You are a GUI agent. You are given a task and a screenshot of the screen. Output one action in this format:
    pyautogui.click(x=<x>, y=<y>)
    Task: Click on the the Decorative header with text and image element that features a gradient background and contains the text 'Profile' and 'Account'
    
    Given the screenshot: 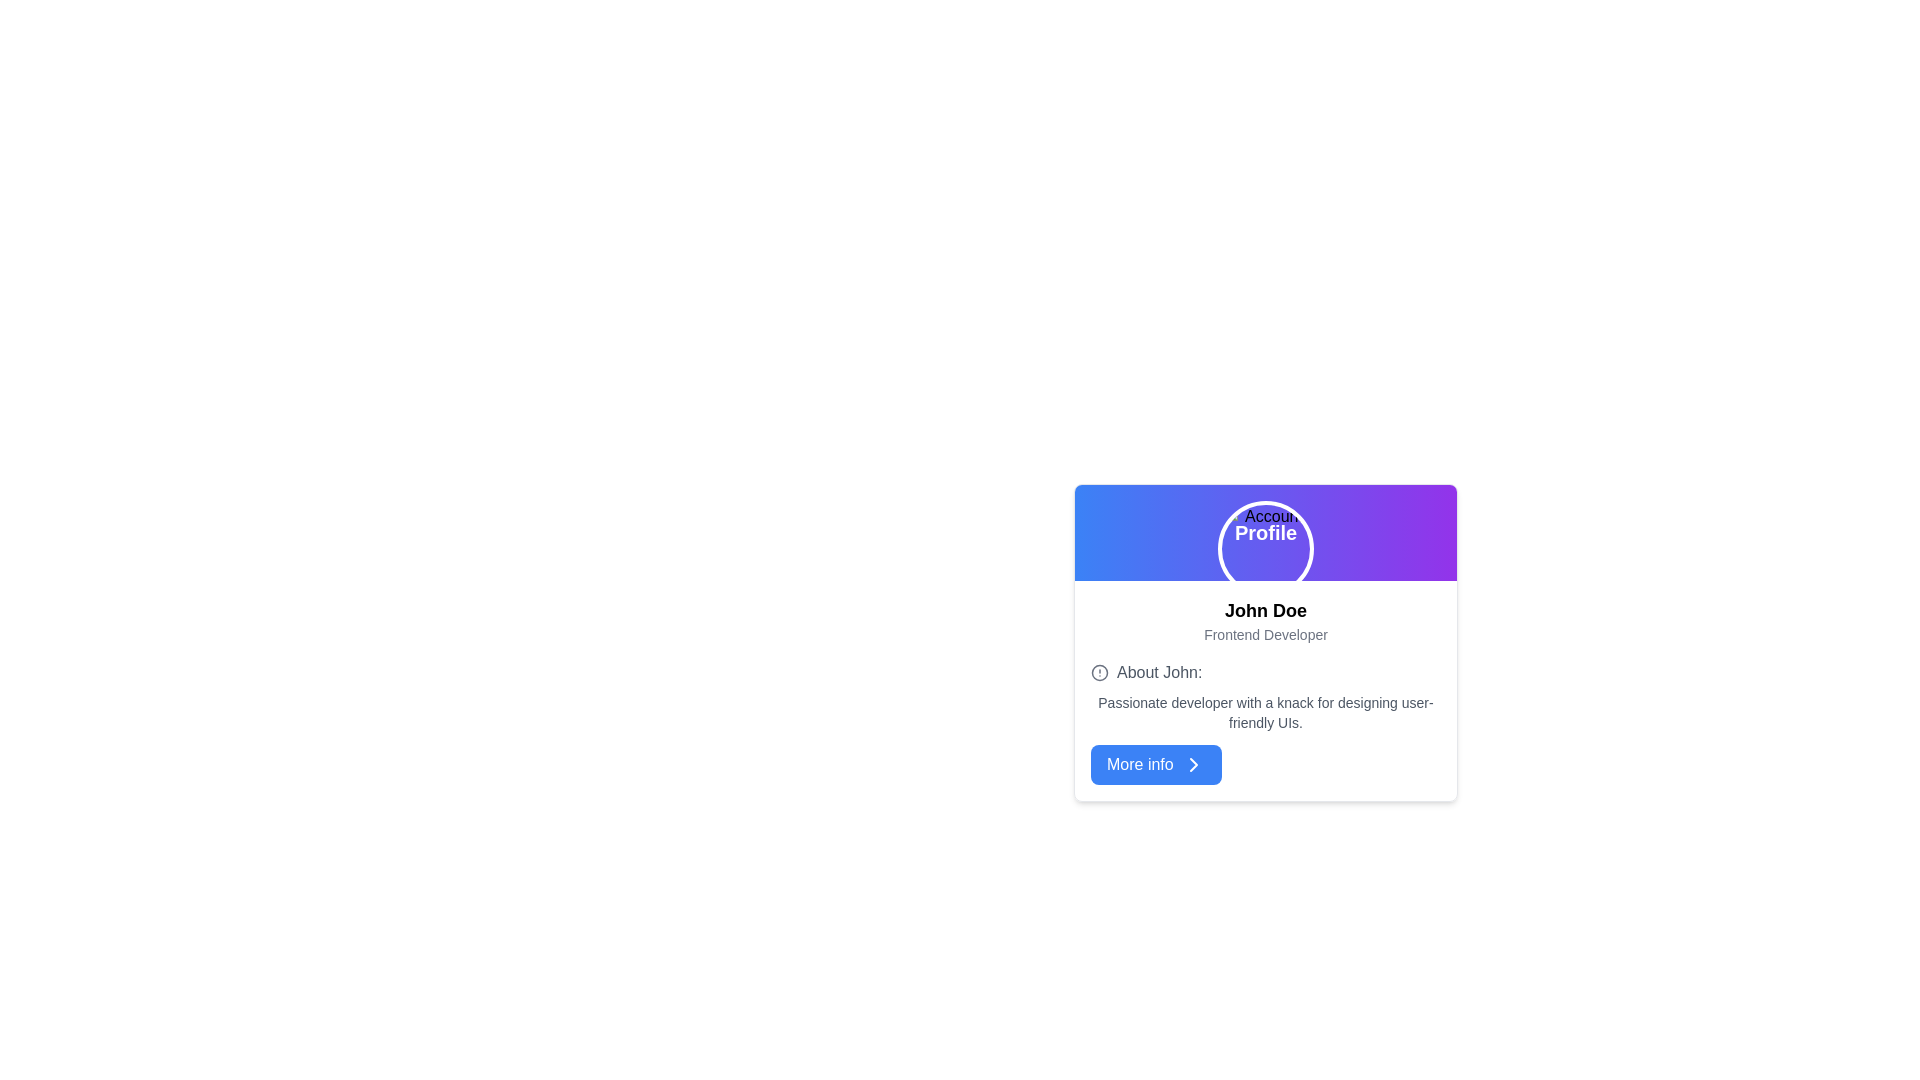 What is the action you would take?
    pyautogui.click(x=1265, y=531)
    